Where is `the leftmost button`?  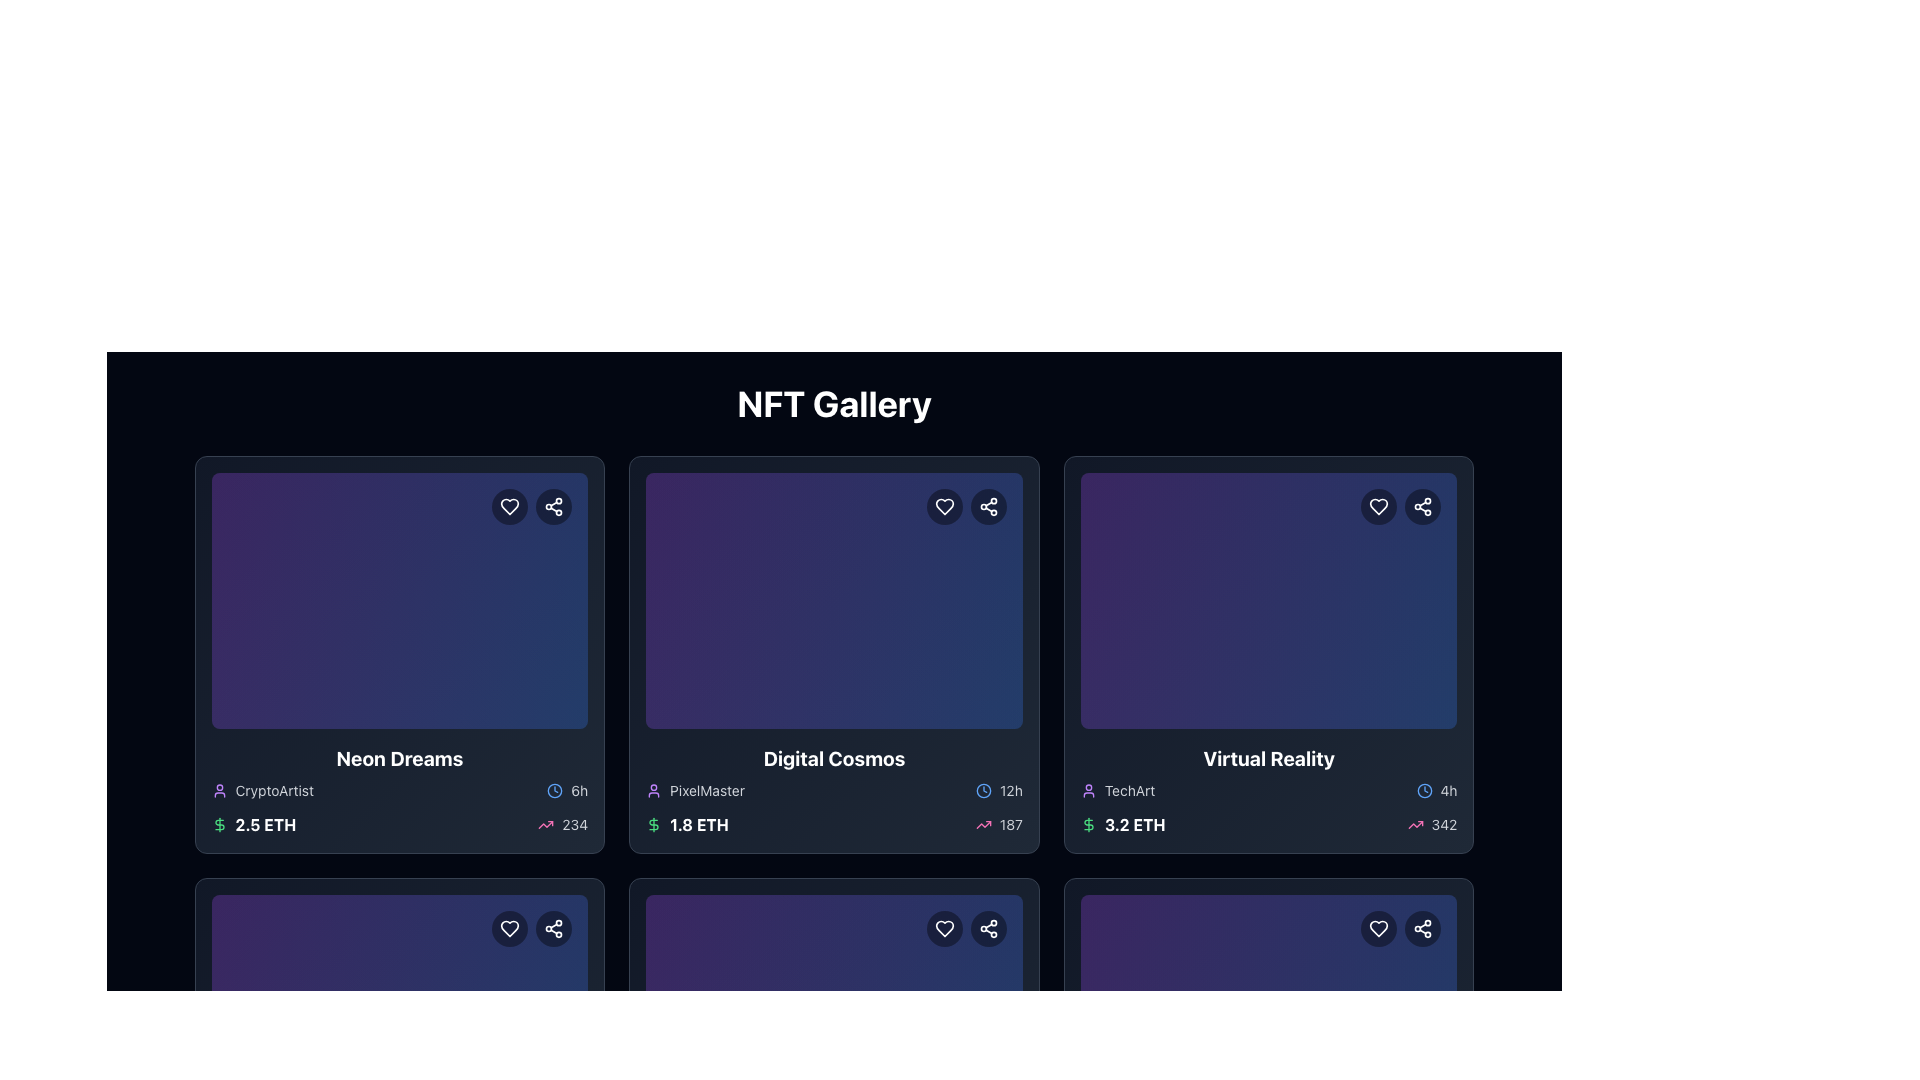
the leftmost button is located at coordinates (510, 929).